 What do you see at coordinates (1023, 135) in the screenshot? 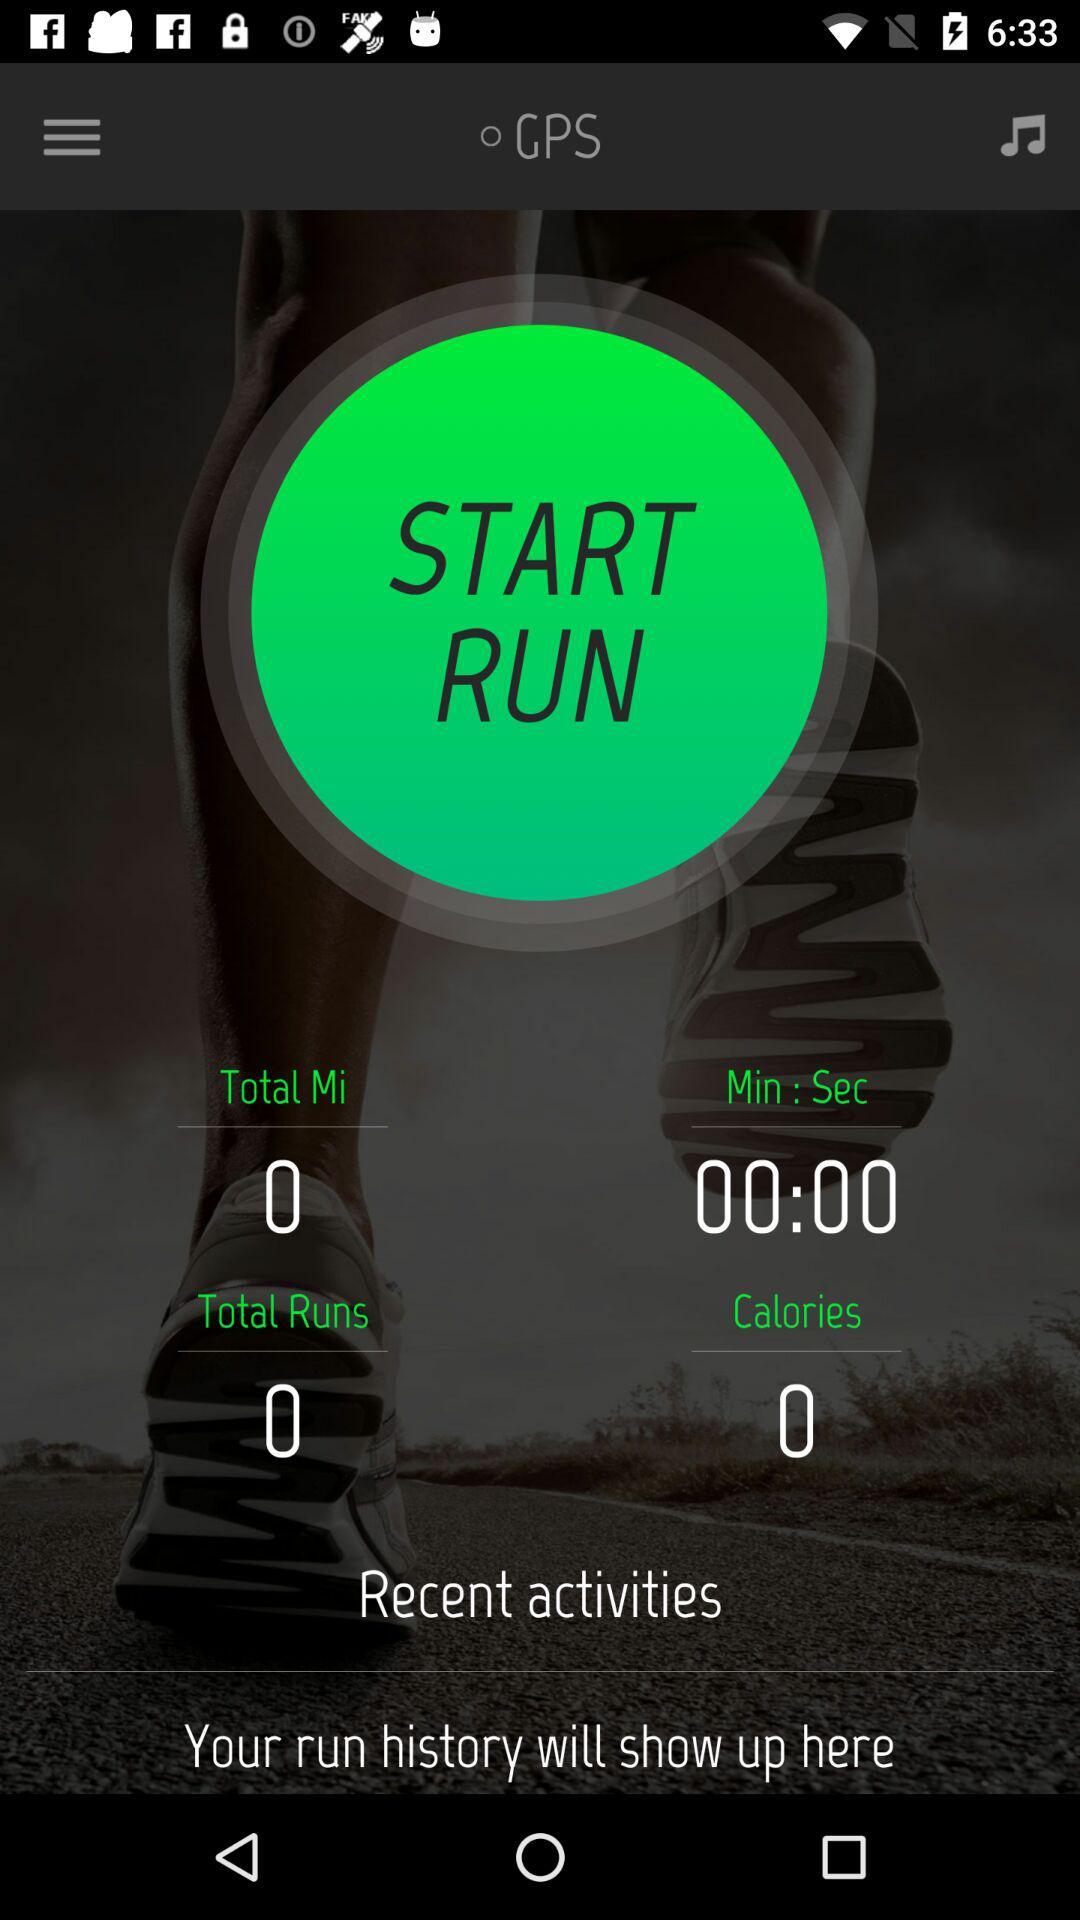
I see `icon at the top right corner` at bounding box center [1023, 135].